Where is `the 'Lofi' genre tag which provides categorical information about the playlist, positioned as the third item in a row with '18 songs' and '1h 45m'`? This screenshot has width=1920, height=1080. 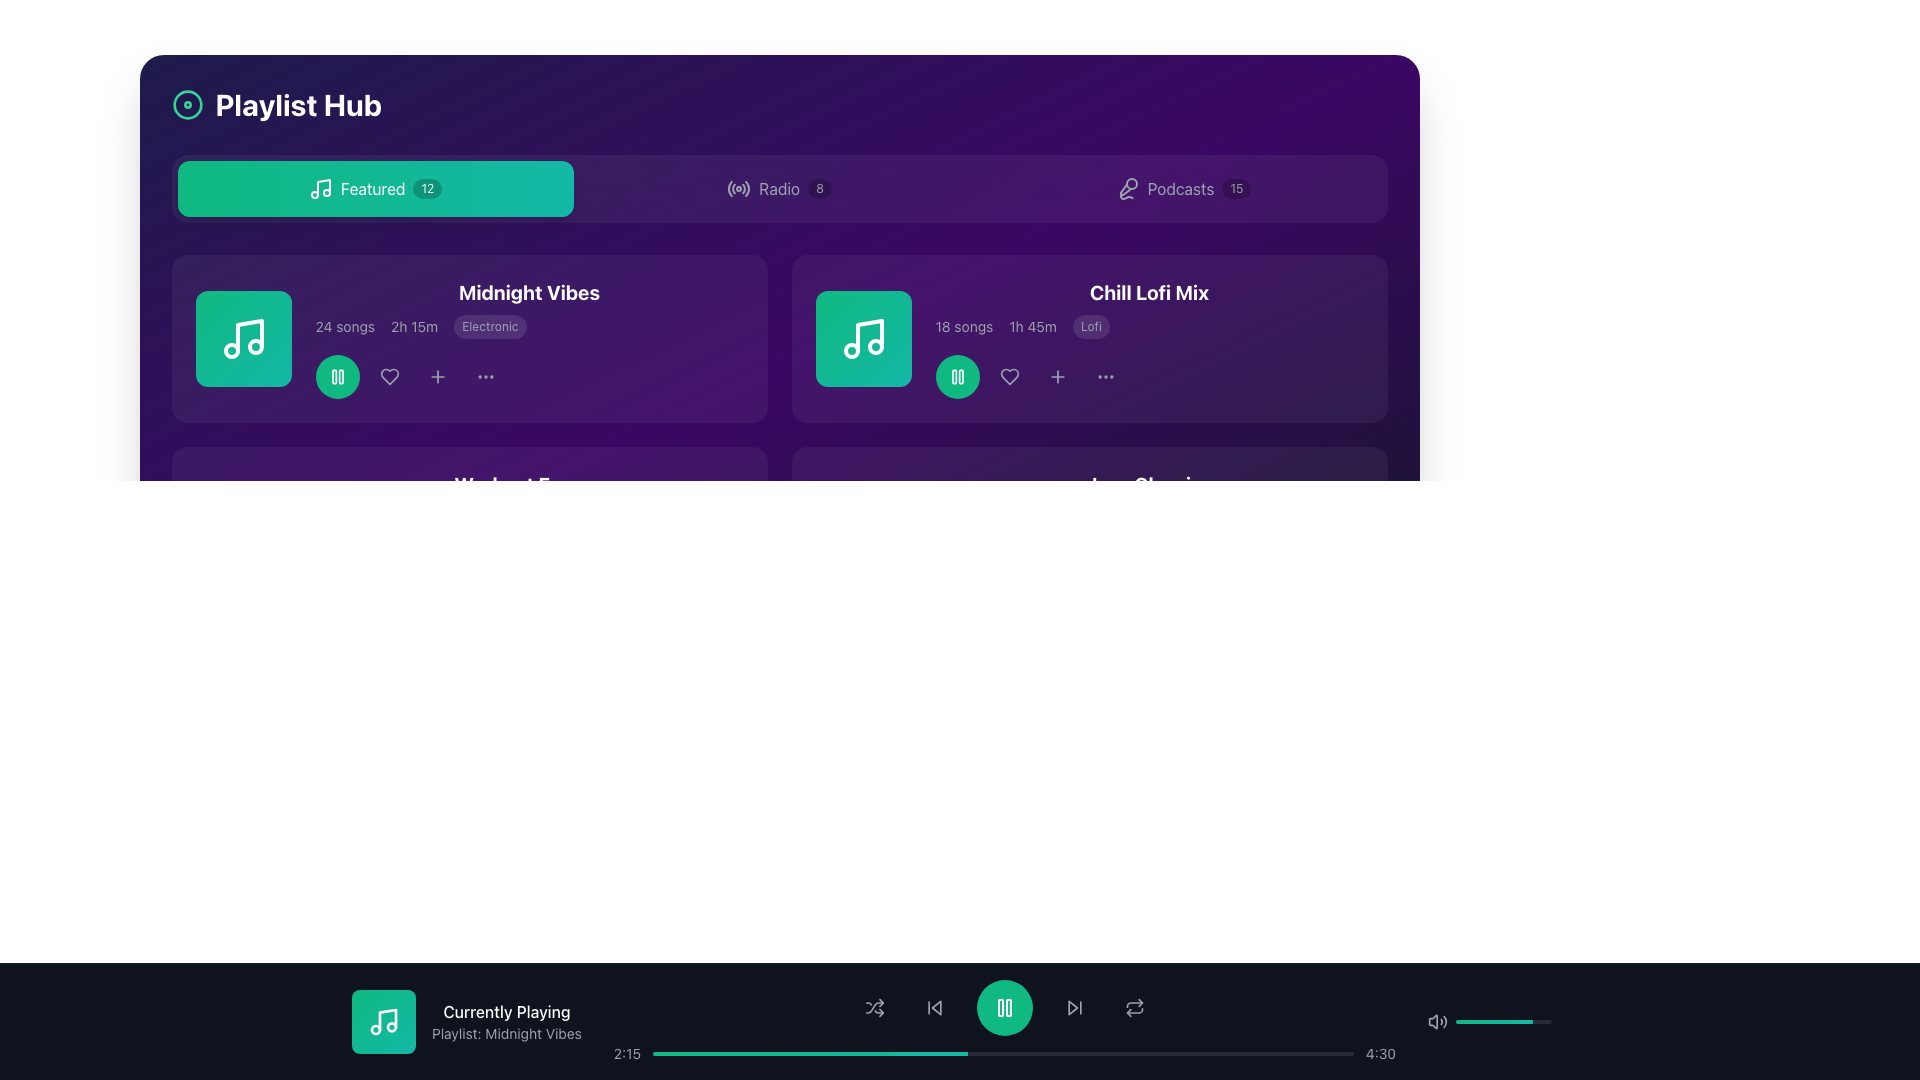 the 'Lofi' genre tag which provides categorical information about the playlist, positioned as the third item in a row with '18 songs' and '1h 45m' is located at coordinates (1090, 326).